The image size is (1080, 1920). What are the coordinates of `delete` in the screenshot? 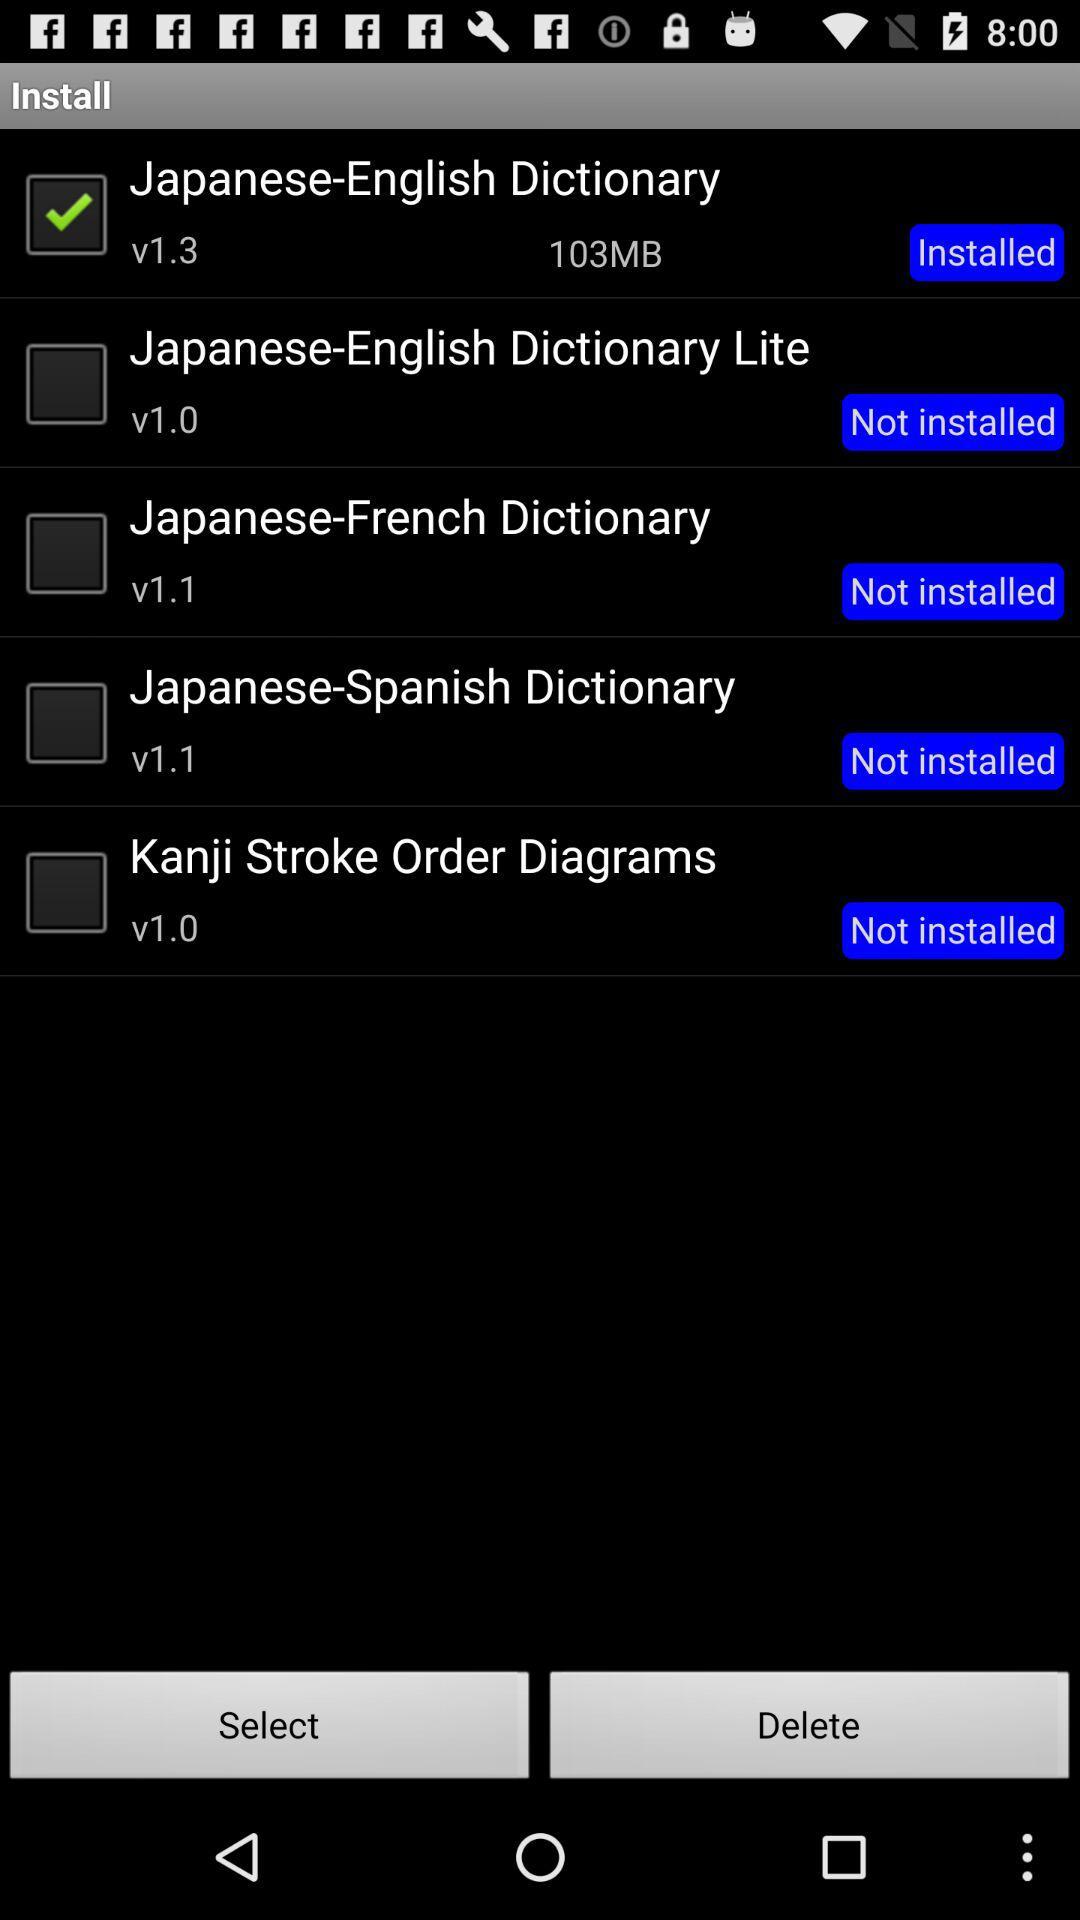 It's located at (810, 1730).